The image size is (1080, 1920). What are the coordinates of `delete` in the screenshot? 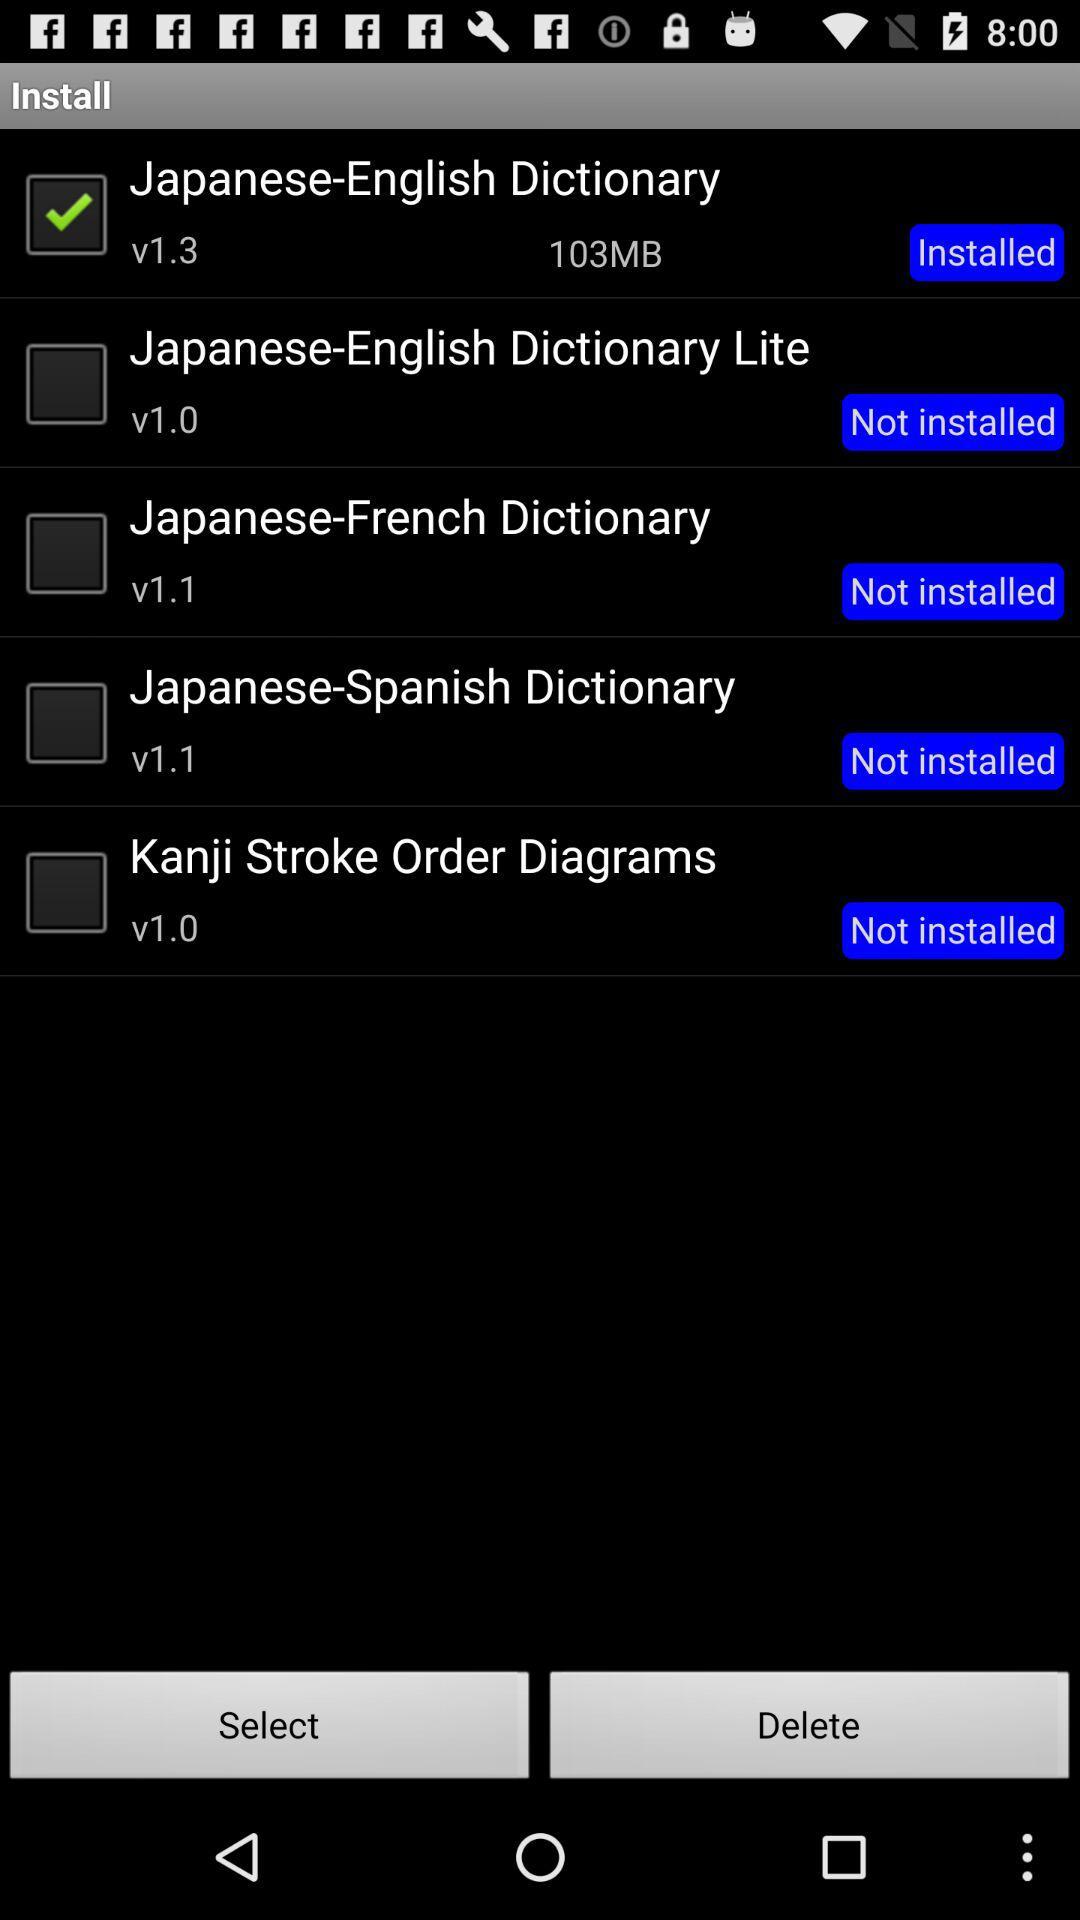 It's located at (810, 1730).